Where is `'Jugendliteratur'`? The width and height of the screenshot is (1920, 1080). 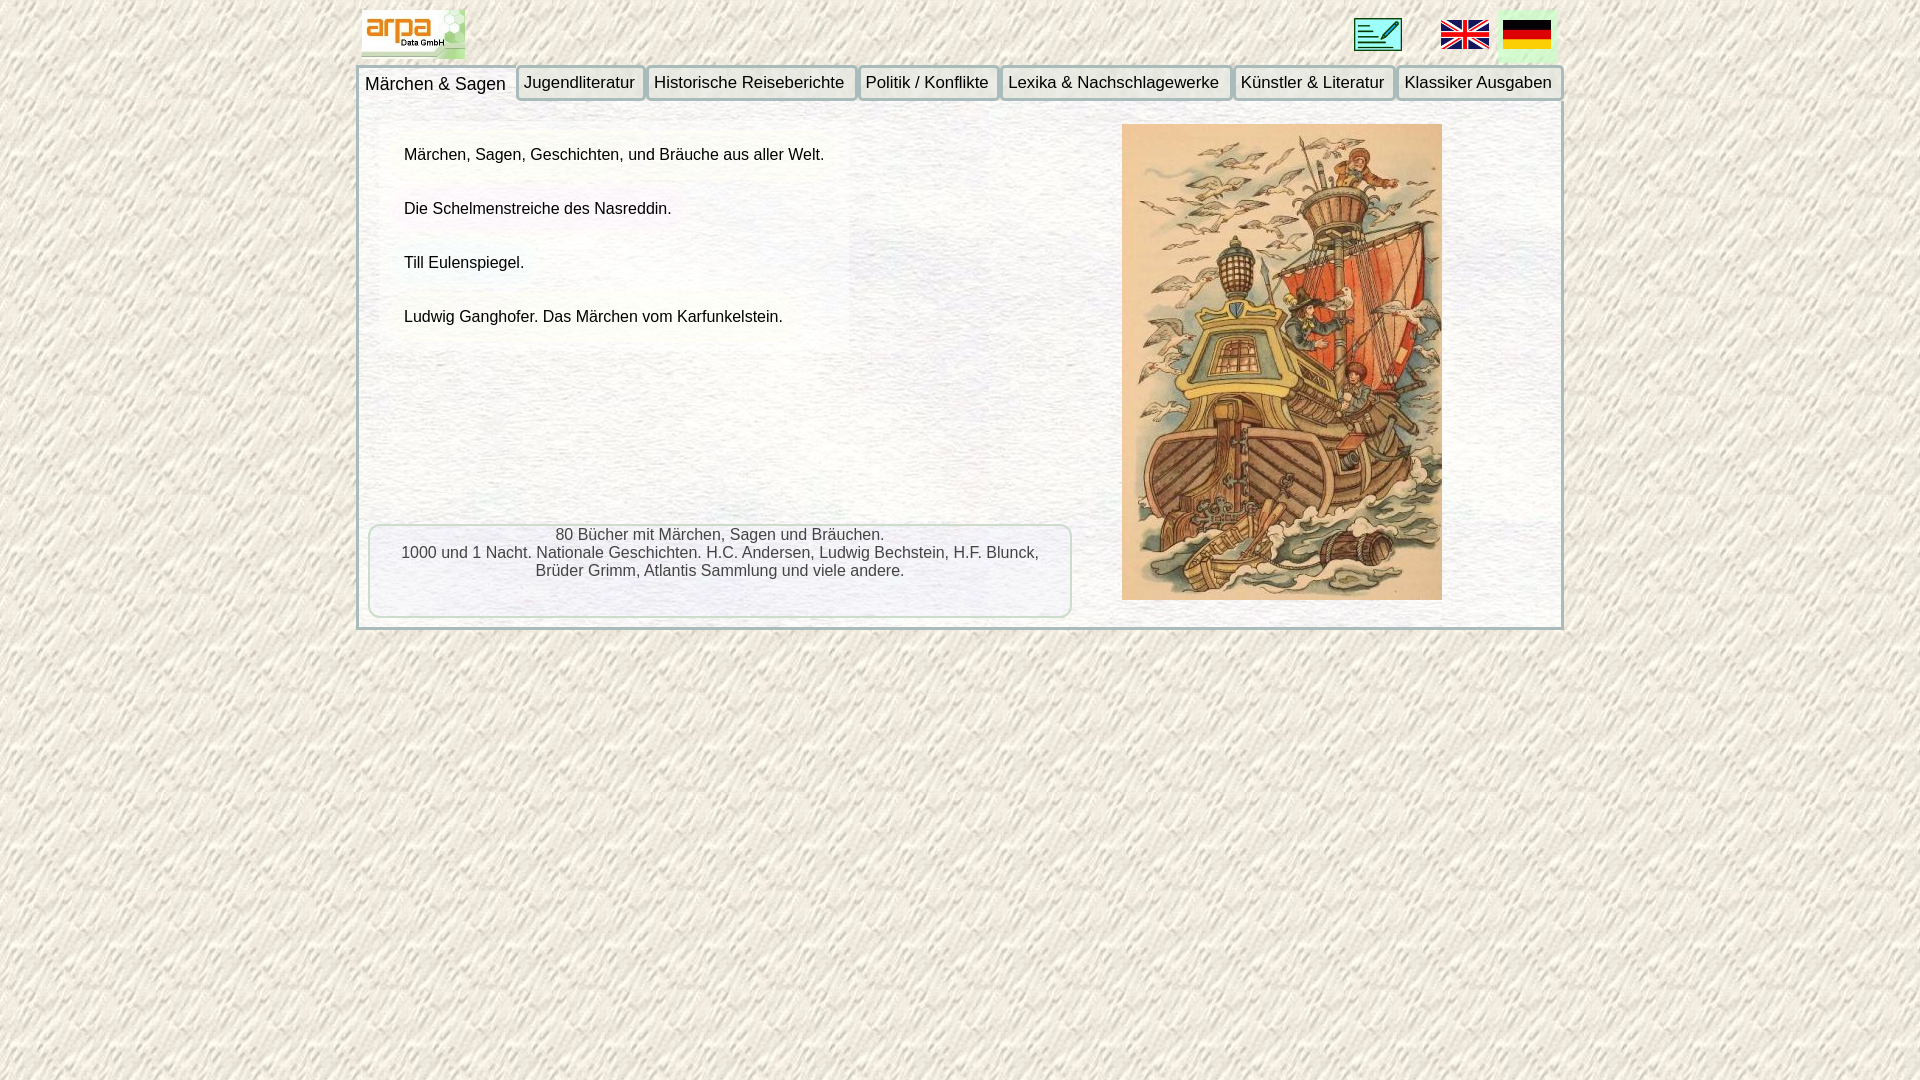
'Jugendliteratur' is located at coordinates (579, 82).